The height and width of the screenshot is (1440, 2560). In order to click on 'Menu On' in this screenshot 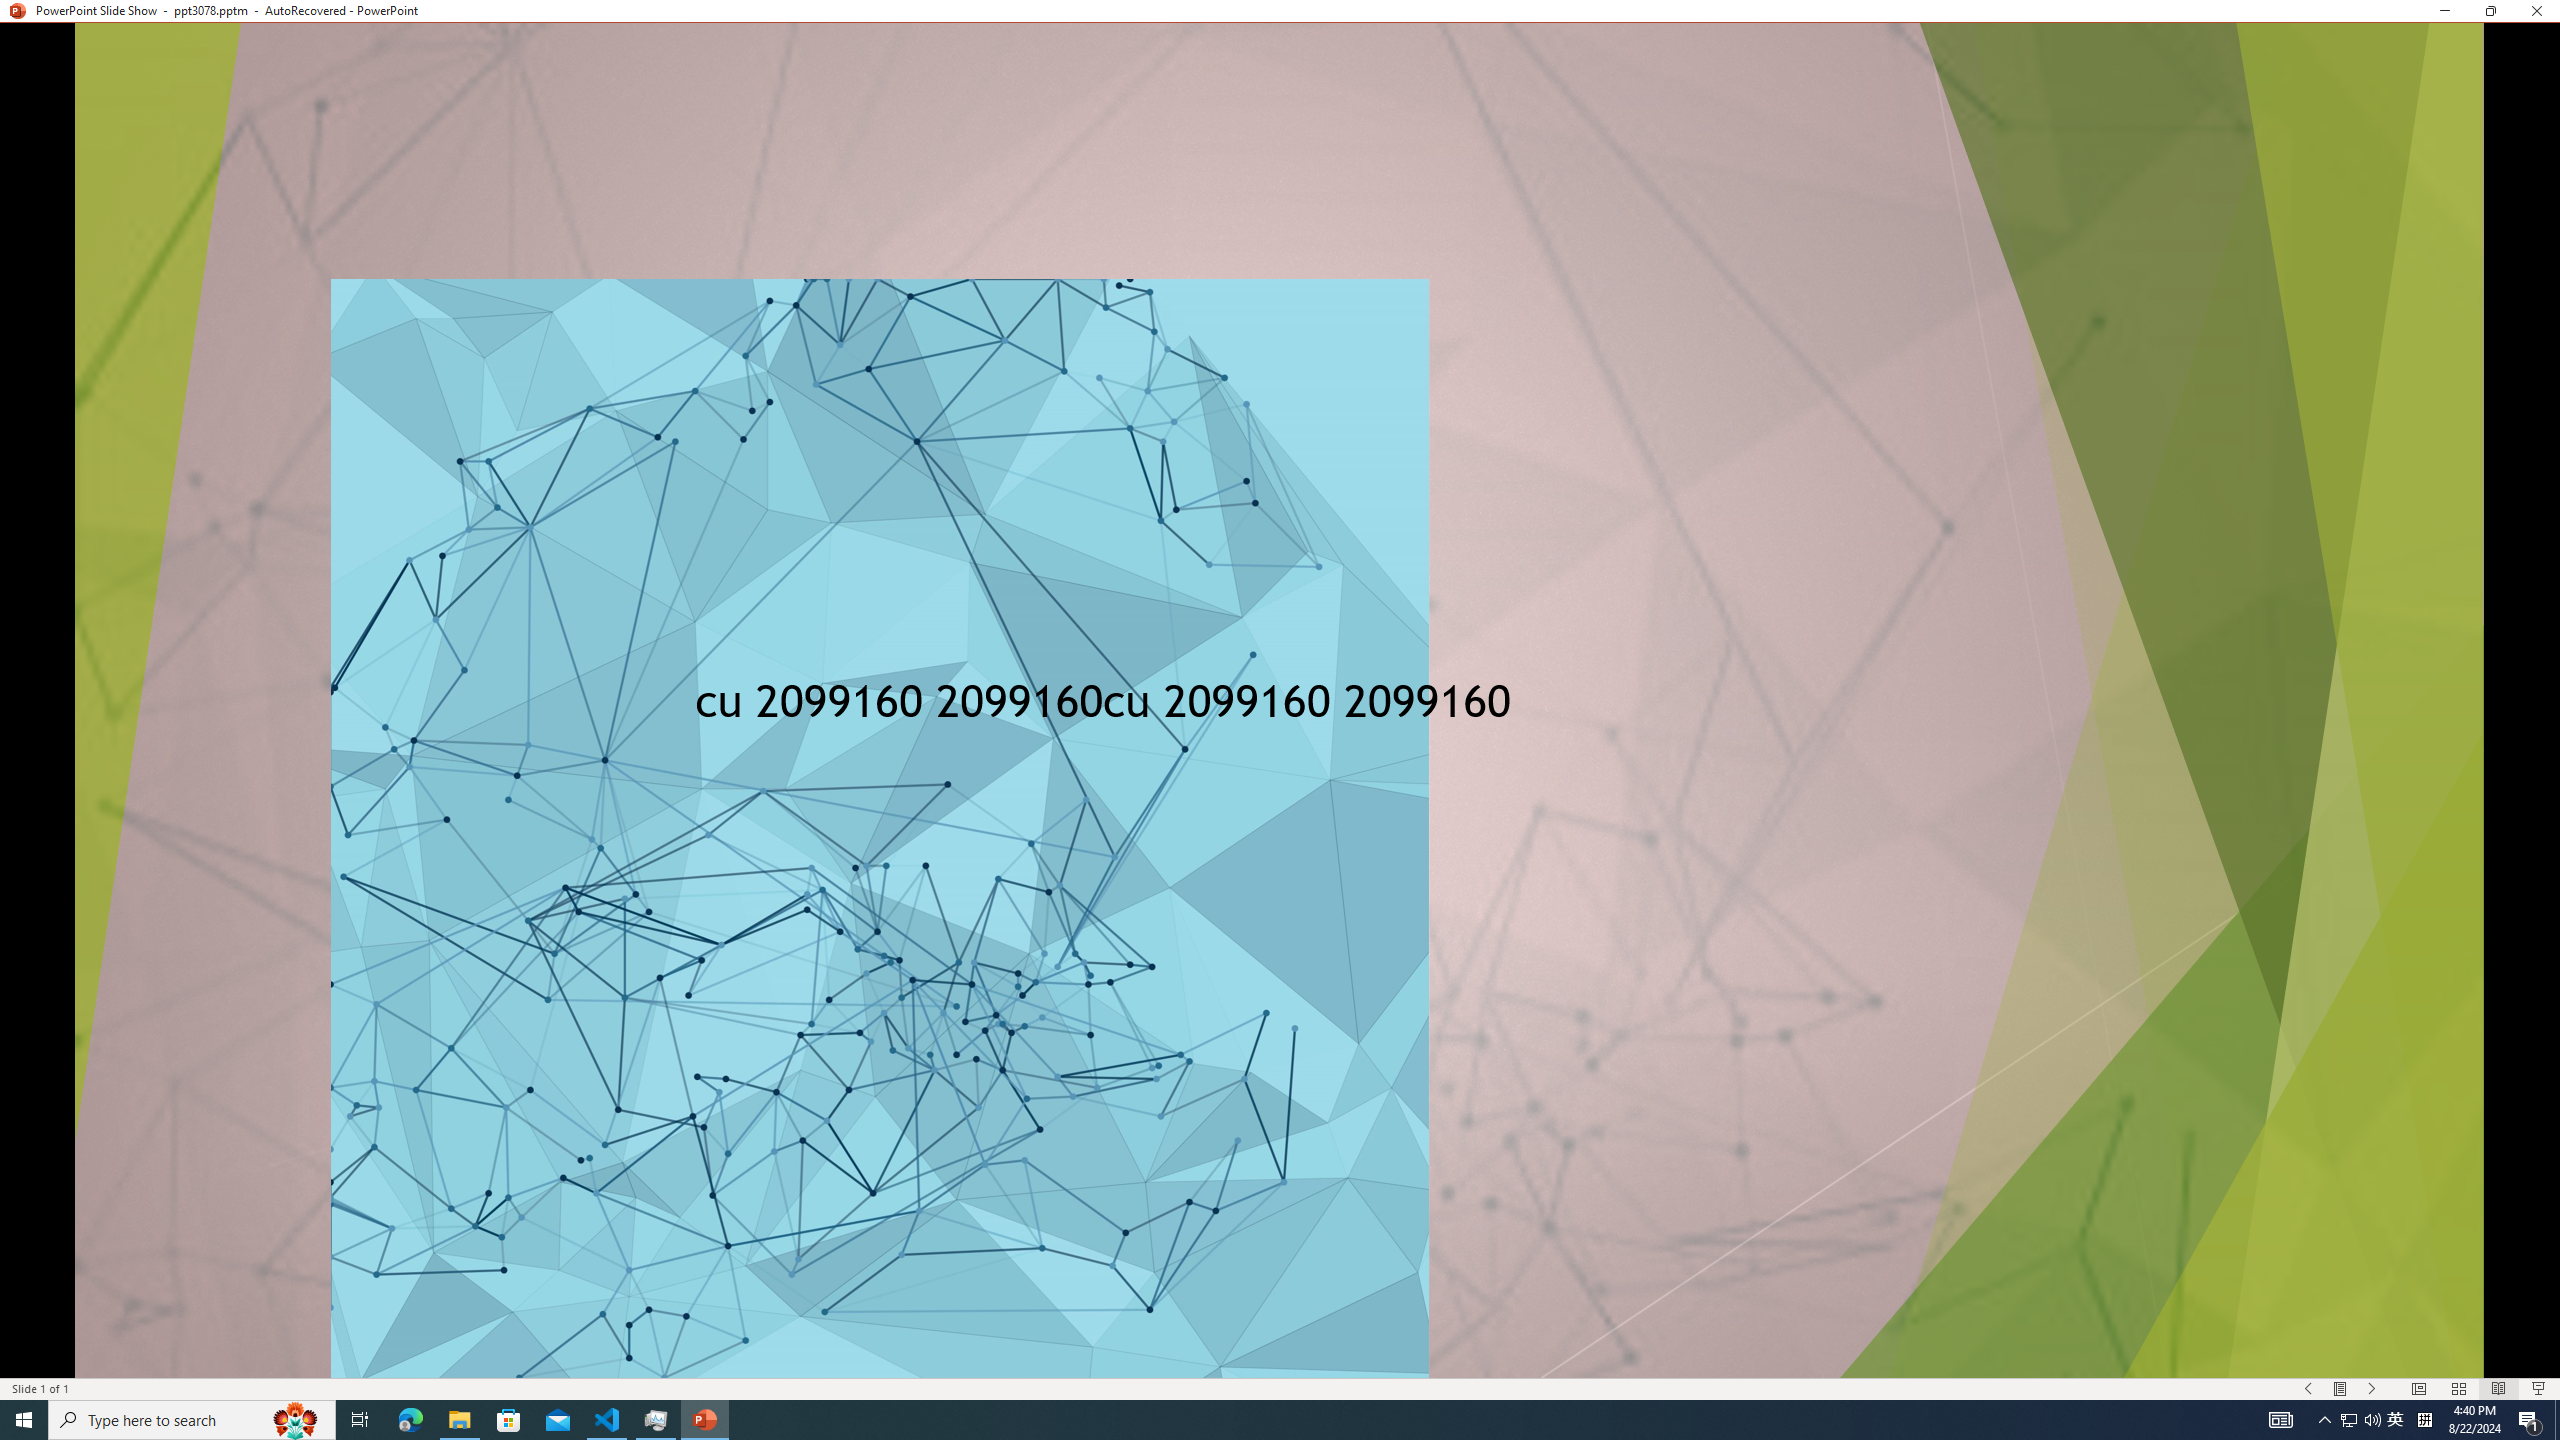, I will do `click(2340, 1389)`.